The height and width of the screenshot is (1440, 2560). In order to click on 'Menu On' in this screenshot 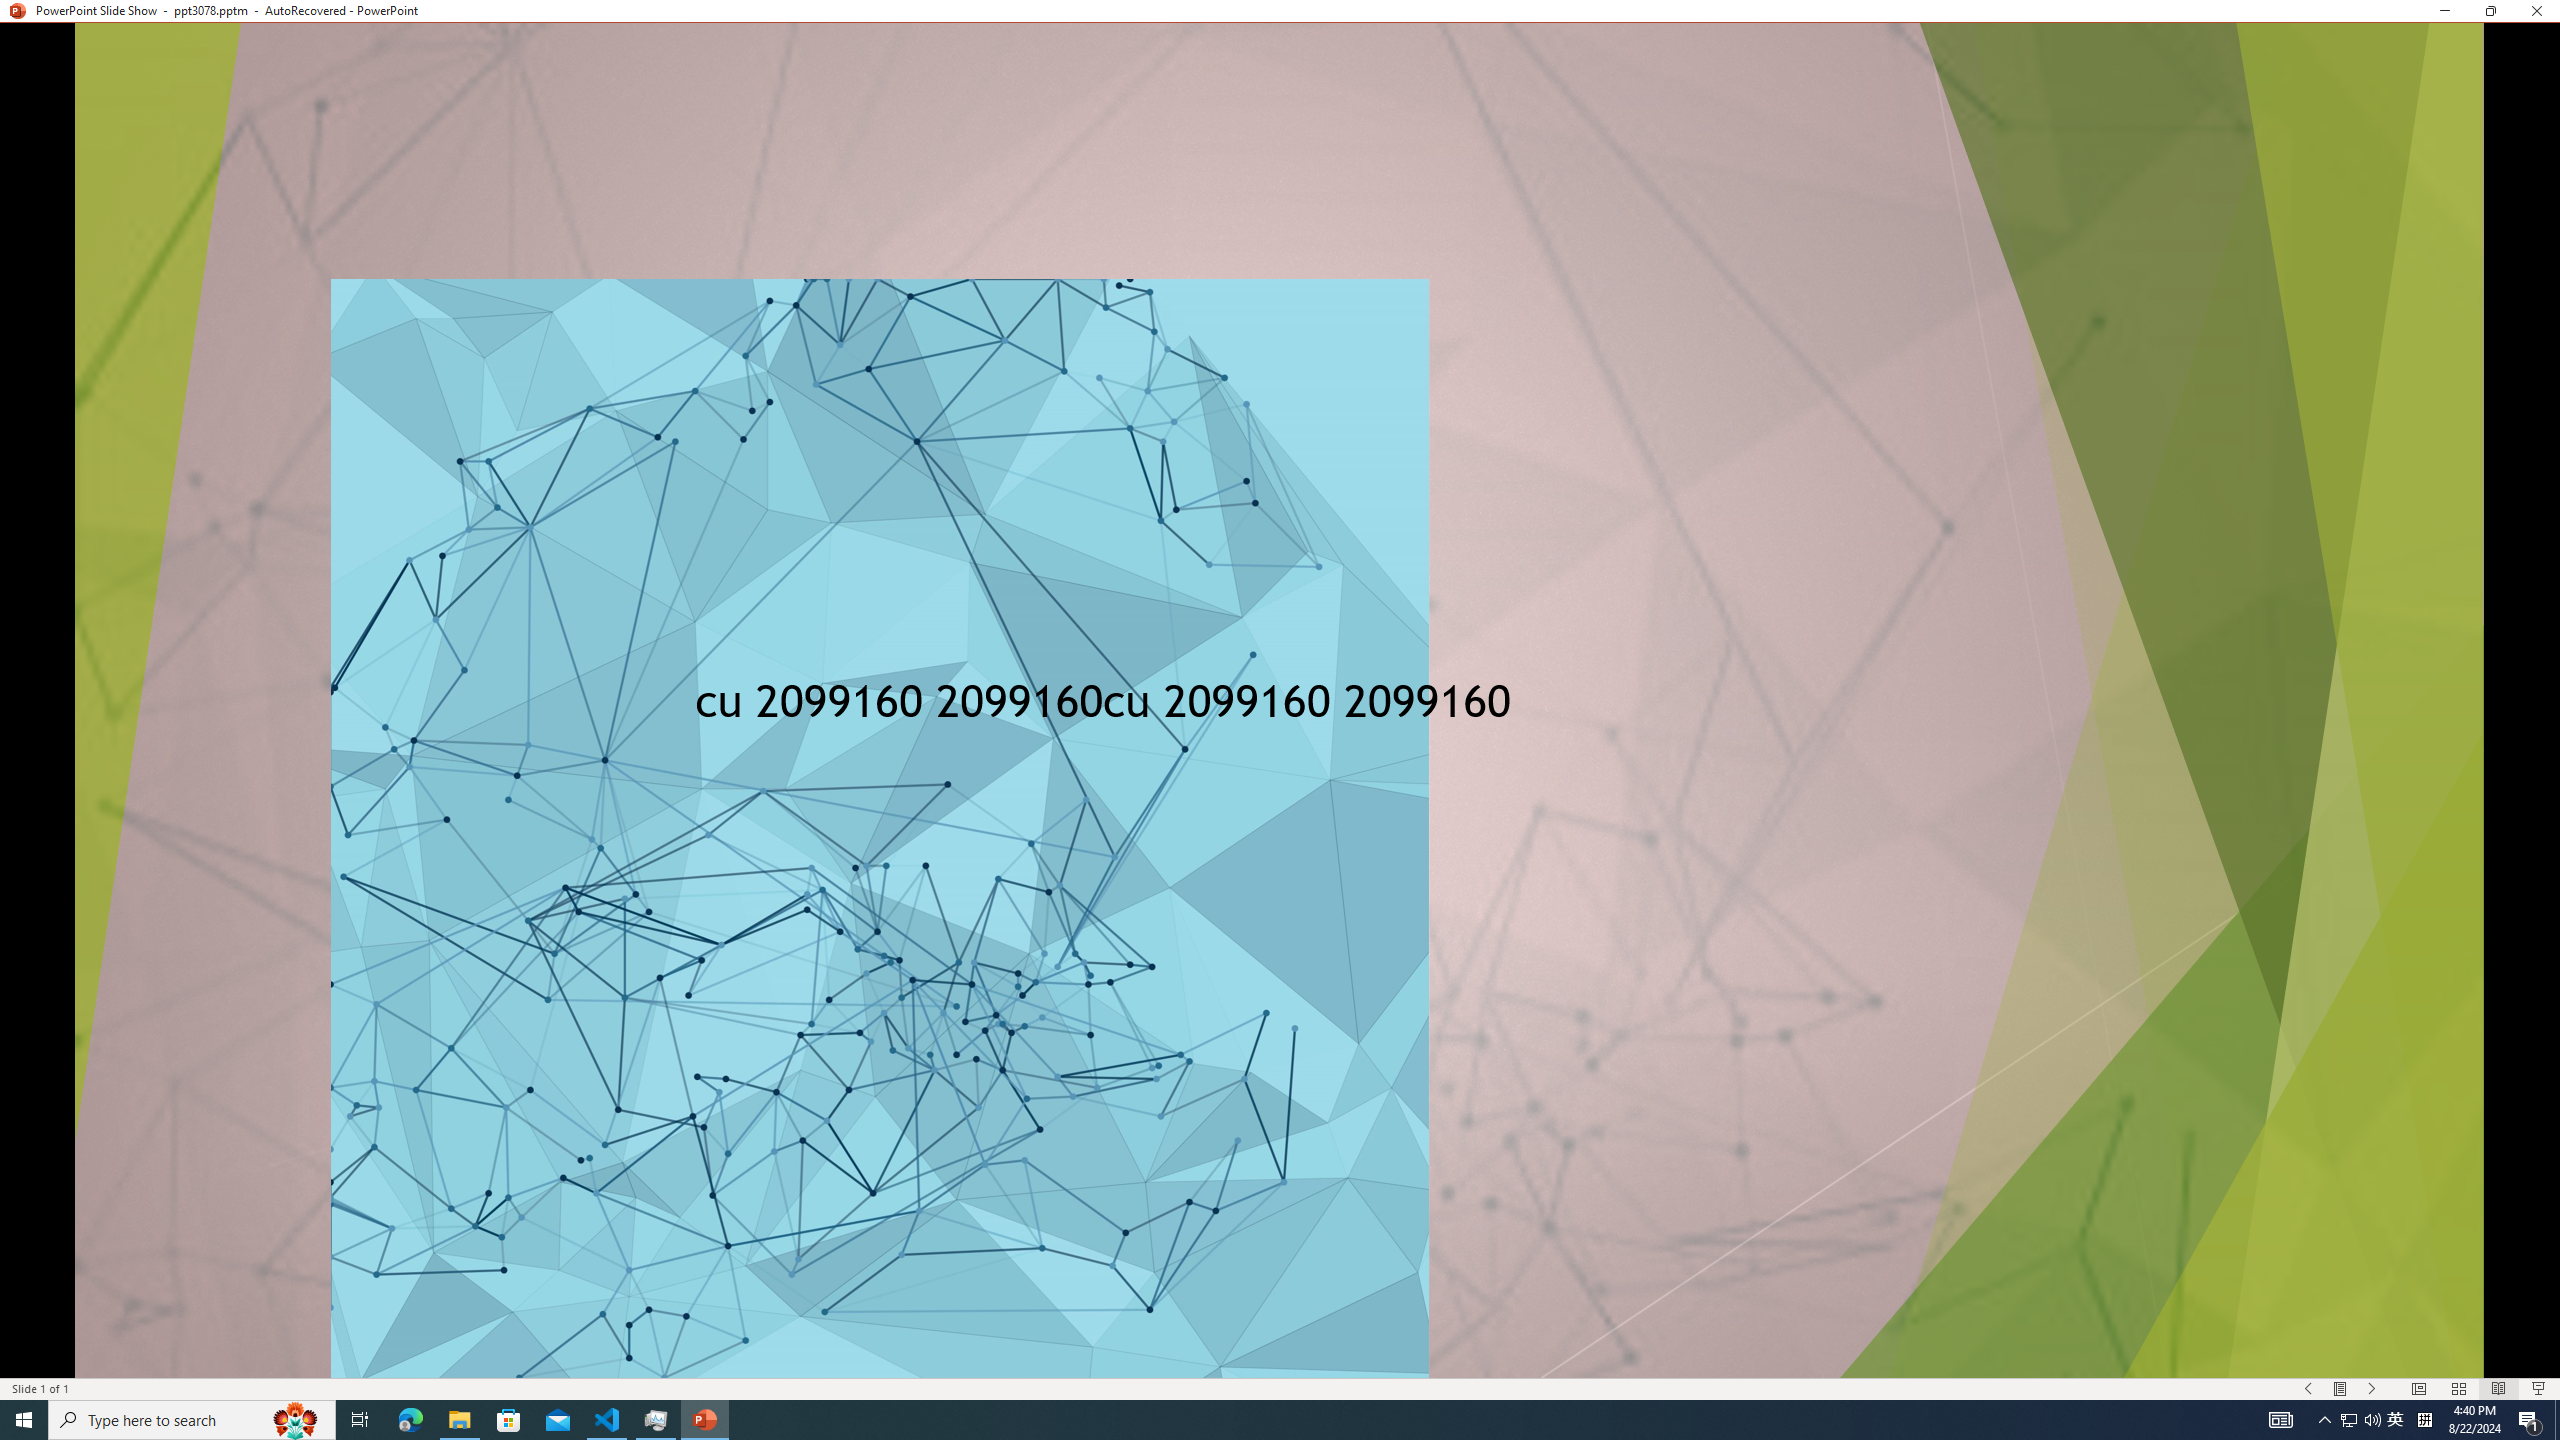, I will do `click(2340, 1389)`.